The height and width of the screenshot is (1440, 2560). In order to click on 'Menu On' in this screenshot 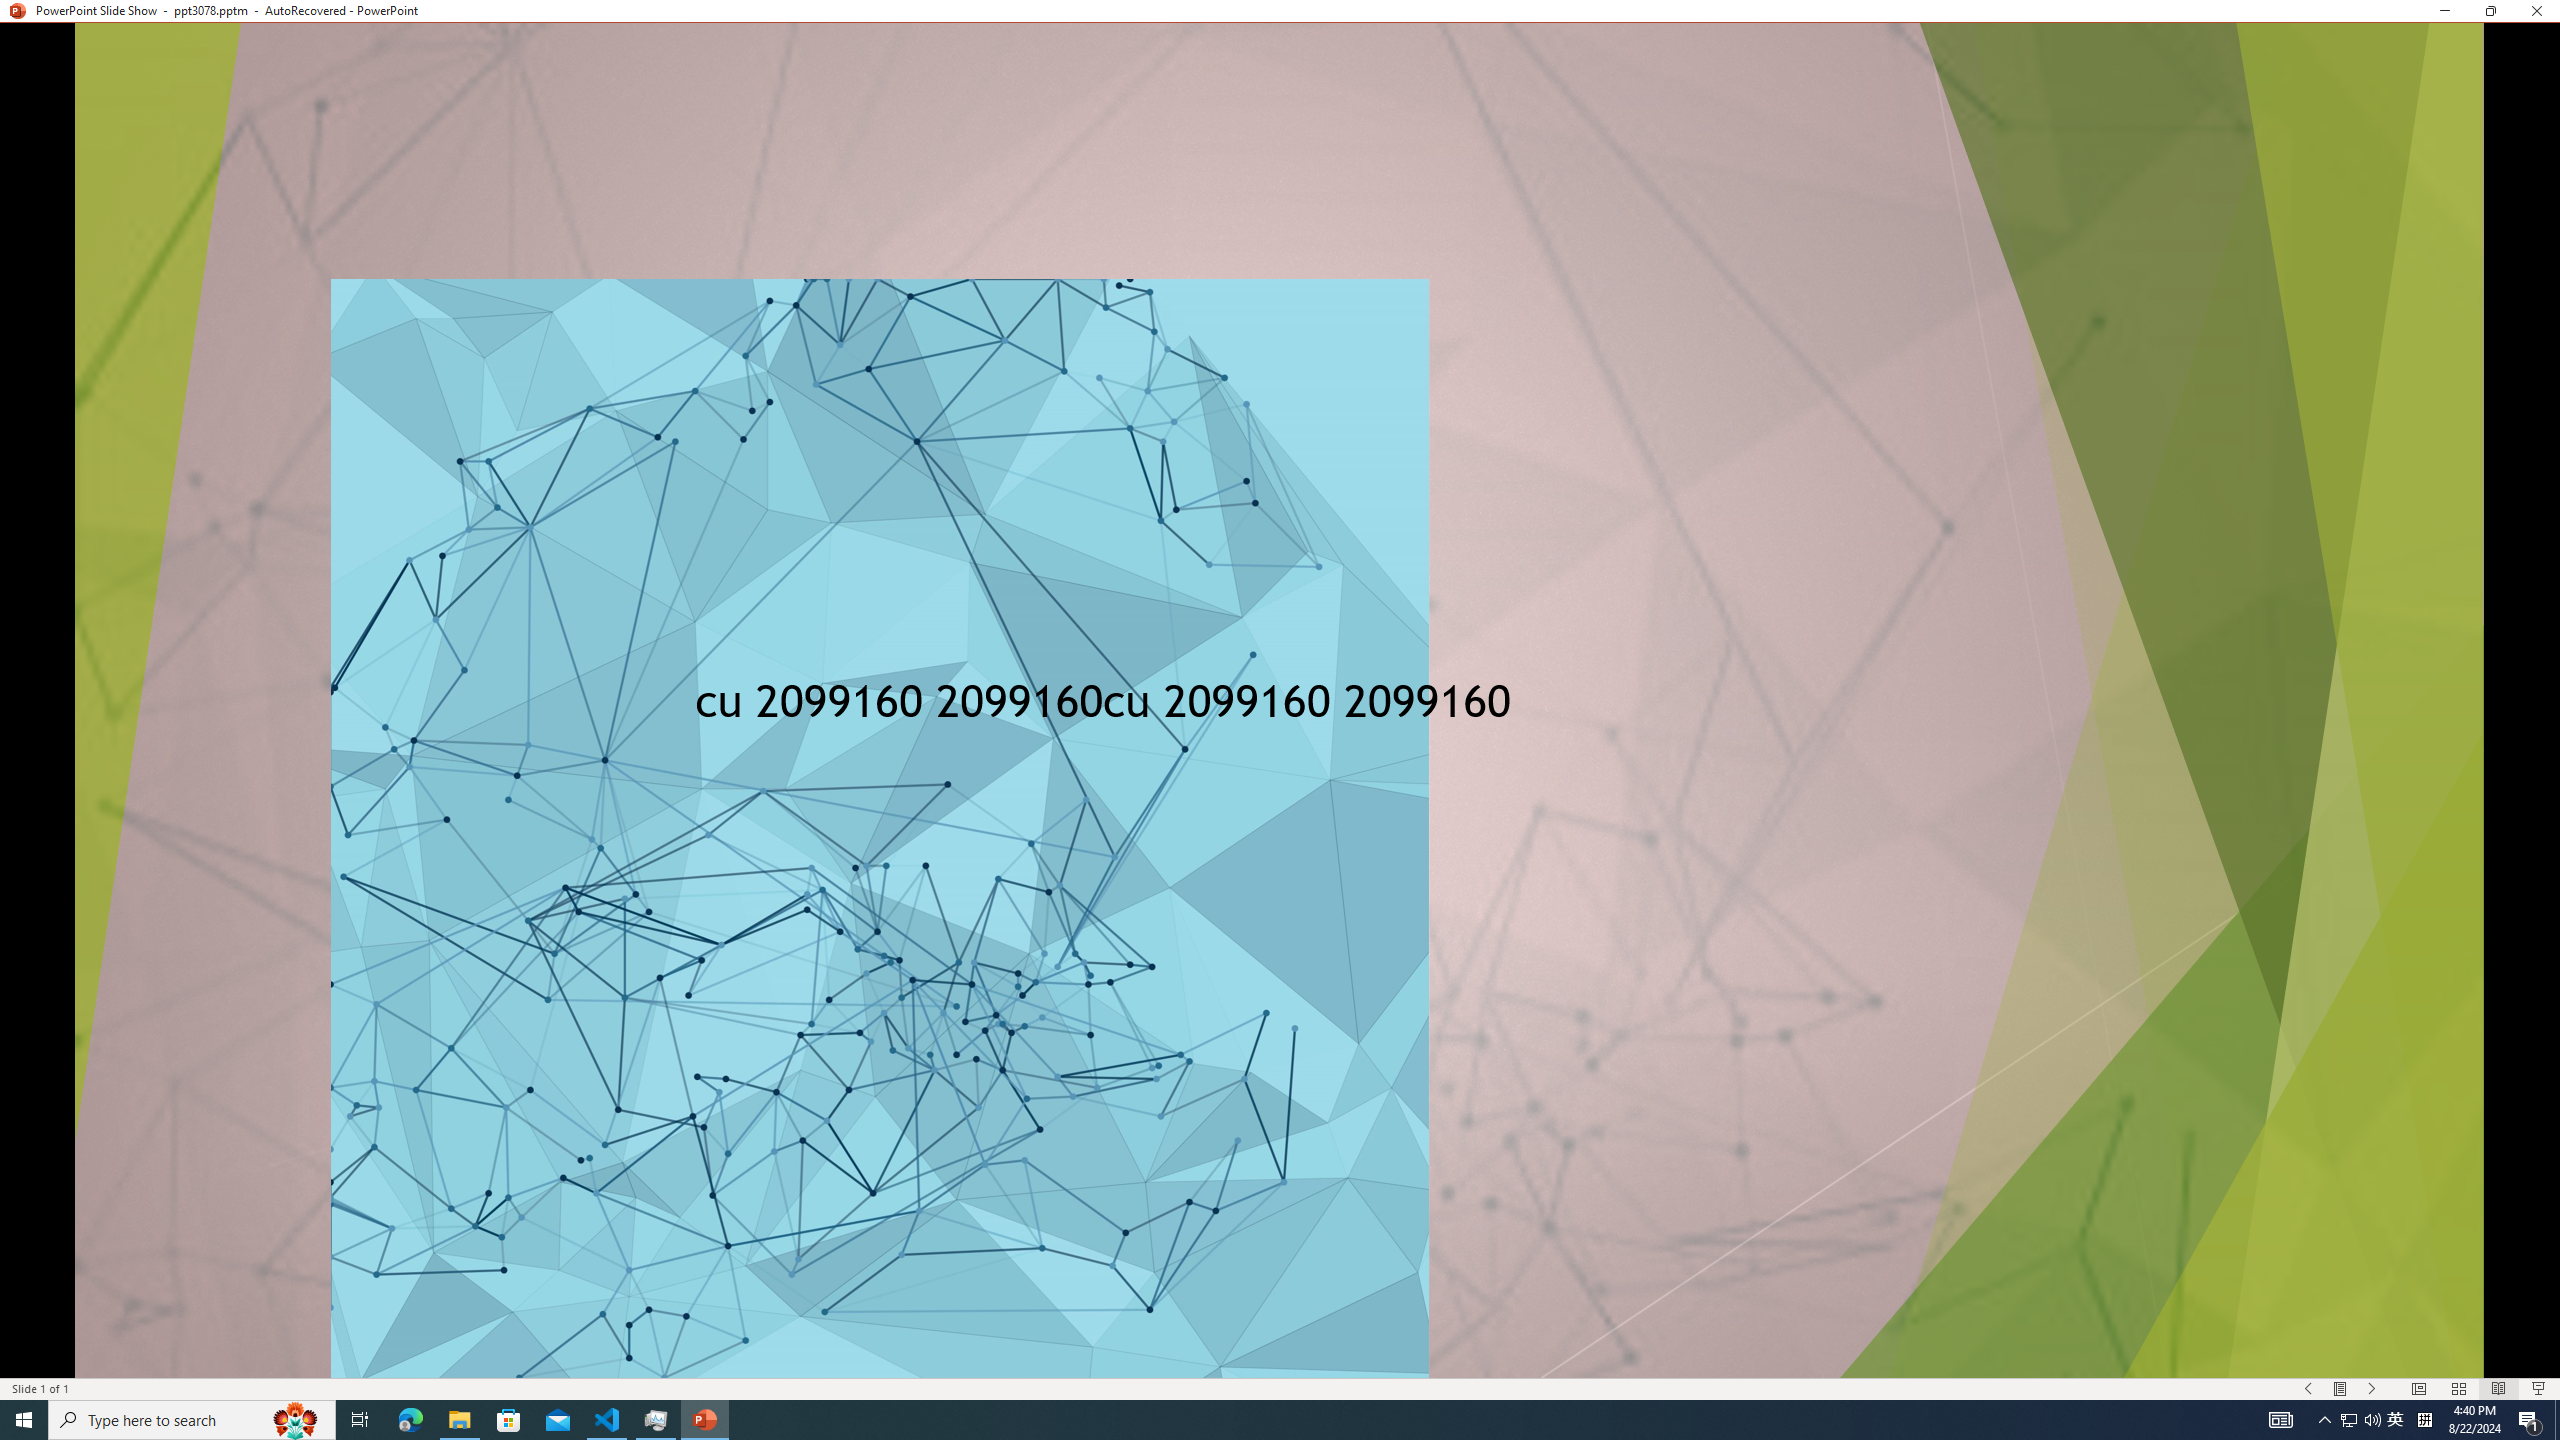, I will do `click(2340, 1389)`.